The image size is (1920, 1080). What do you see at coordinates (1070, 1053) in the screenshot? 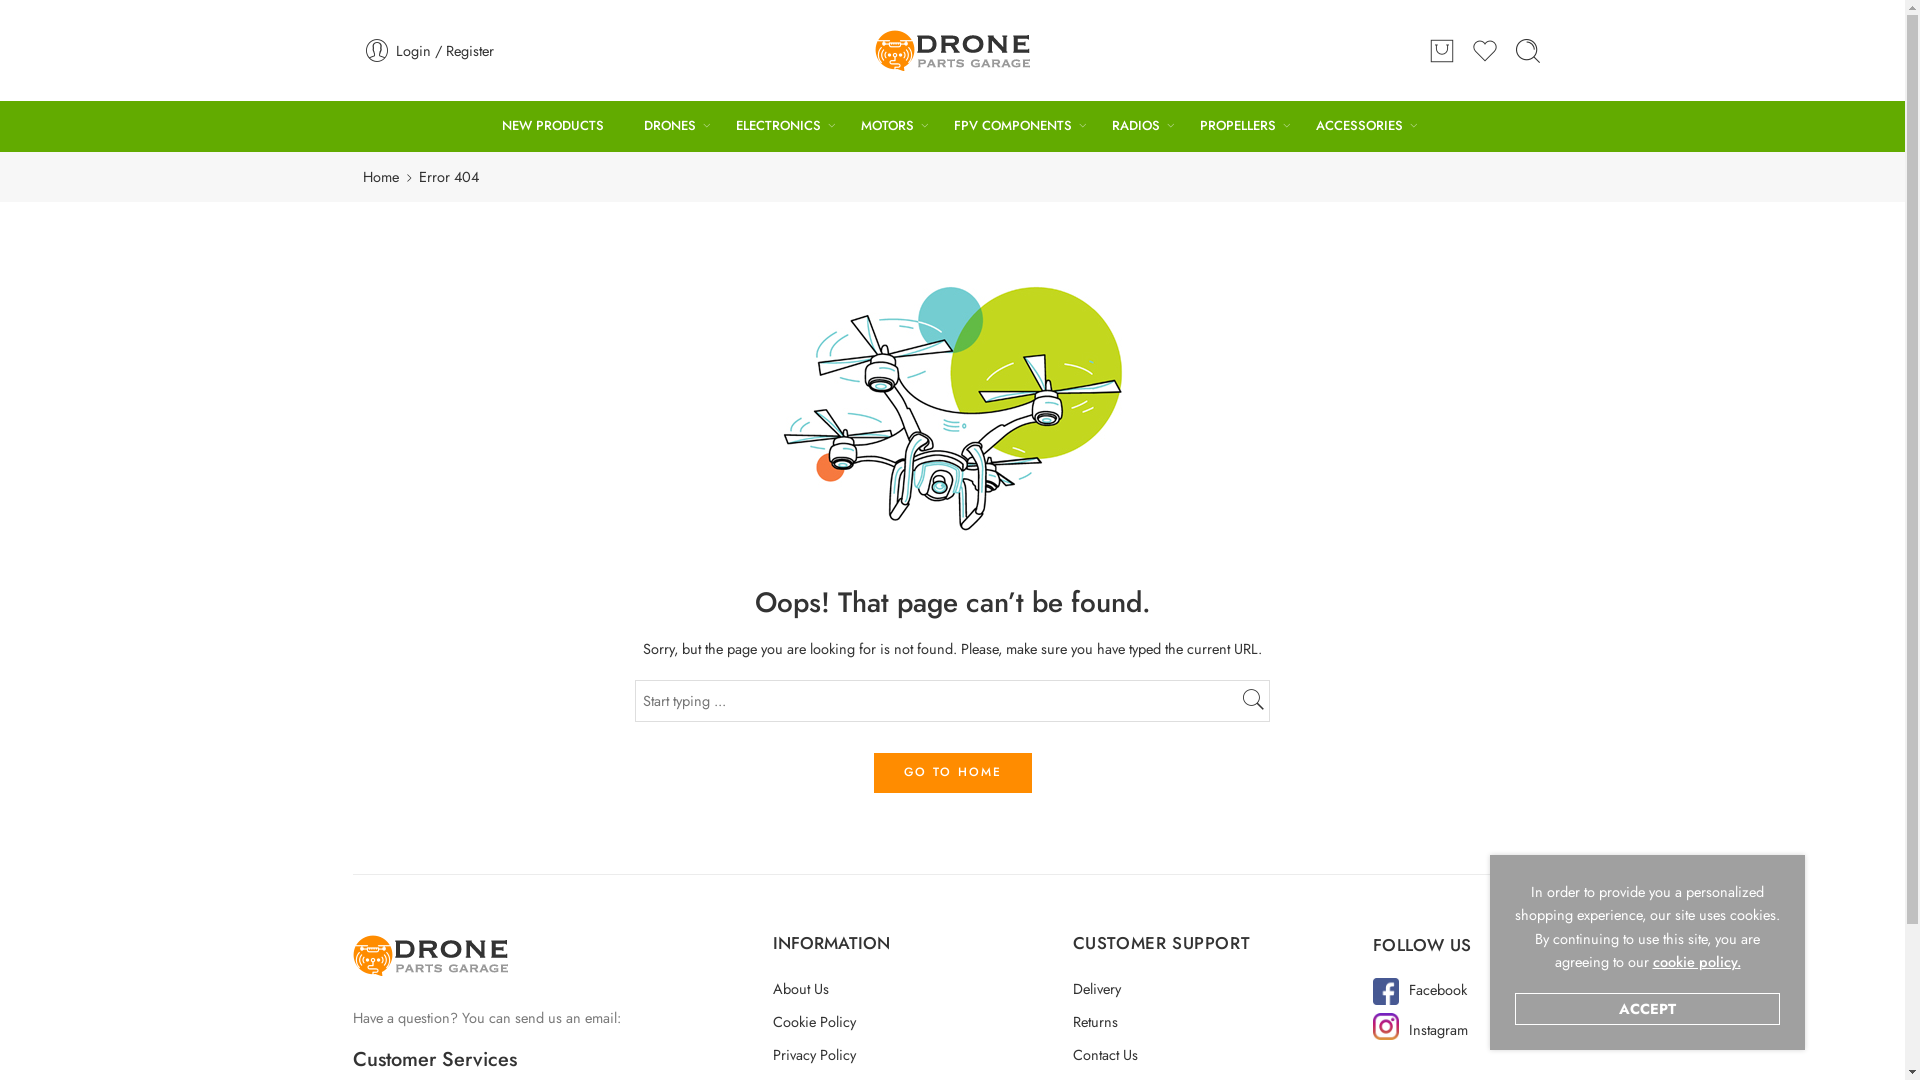
I see `'Contact Us'` at bounding box center [1070, 1053].